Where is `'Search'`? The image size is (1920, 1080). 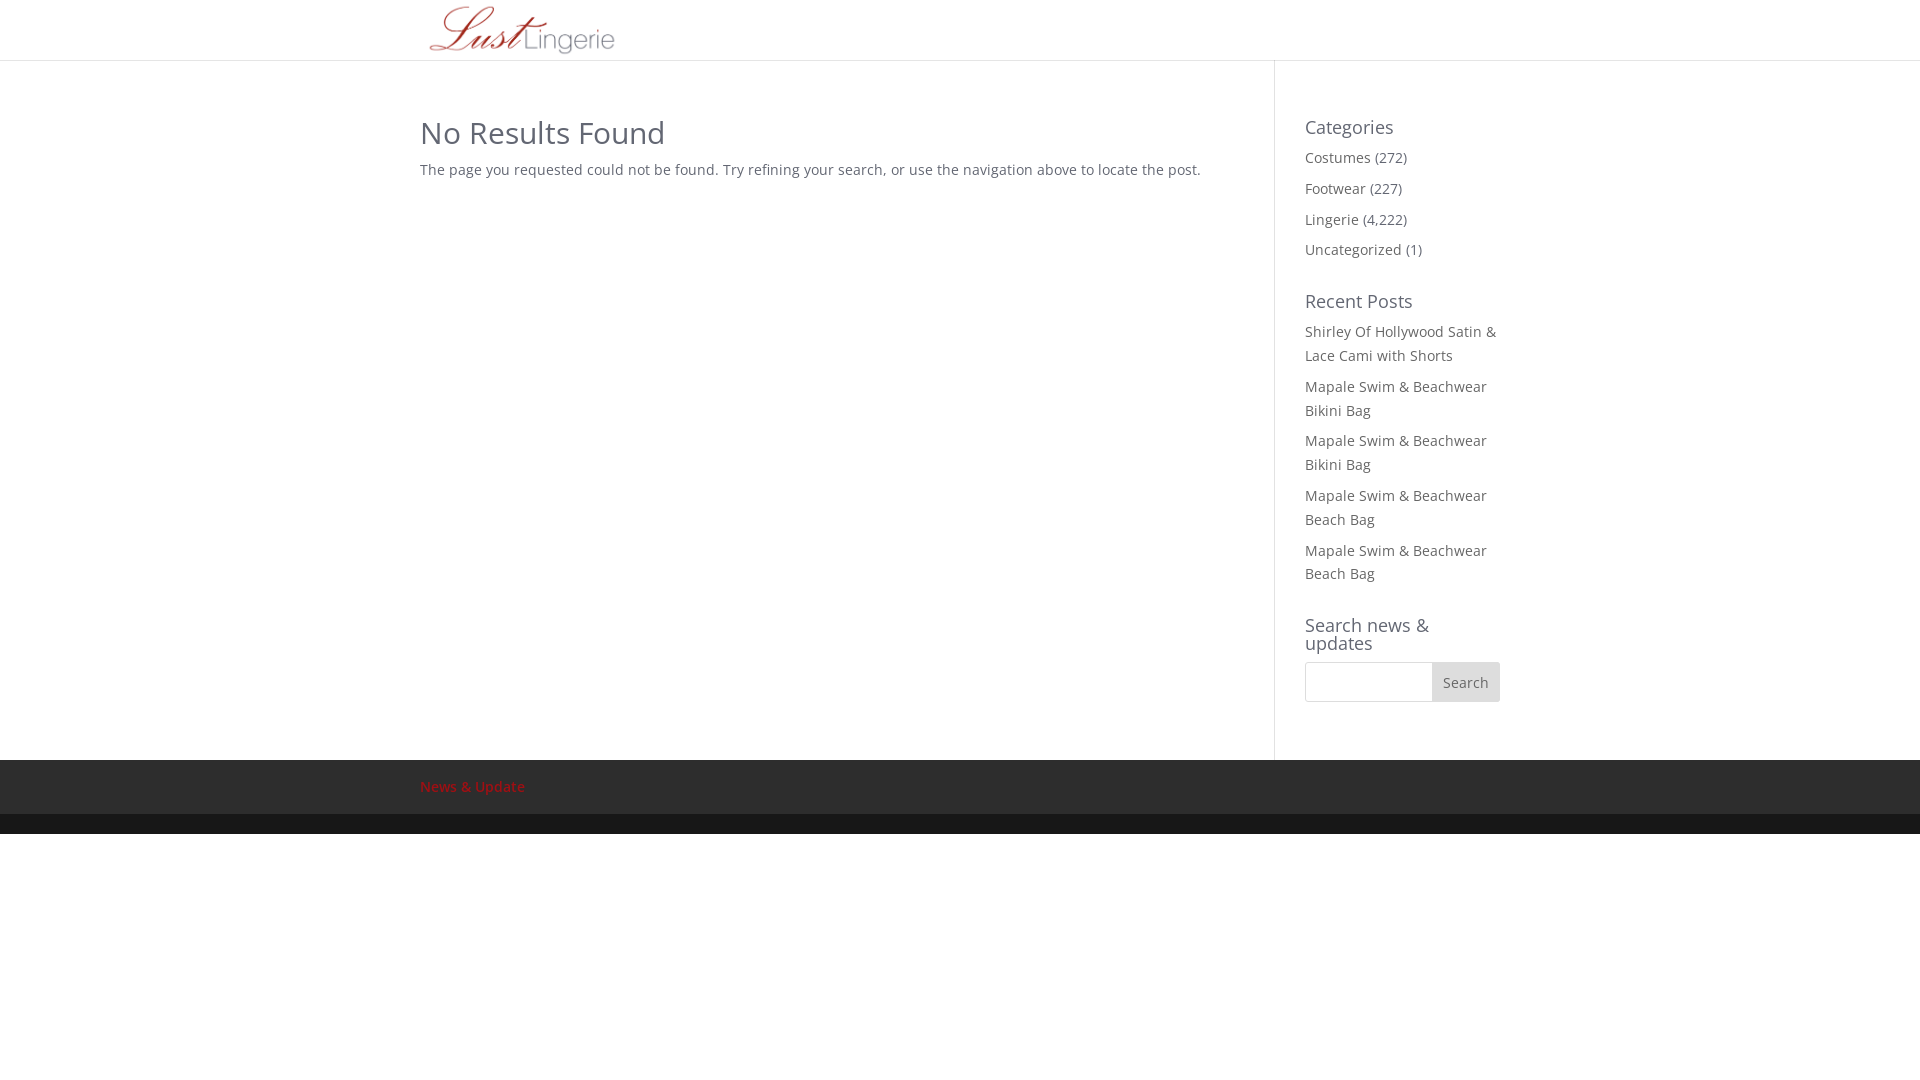
'Search' is located at coordinates (1465, 681).